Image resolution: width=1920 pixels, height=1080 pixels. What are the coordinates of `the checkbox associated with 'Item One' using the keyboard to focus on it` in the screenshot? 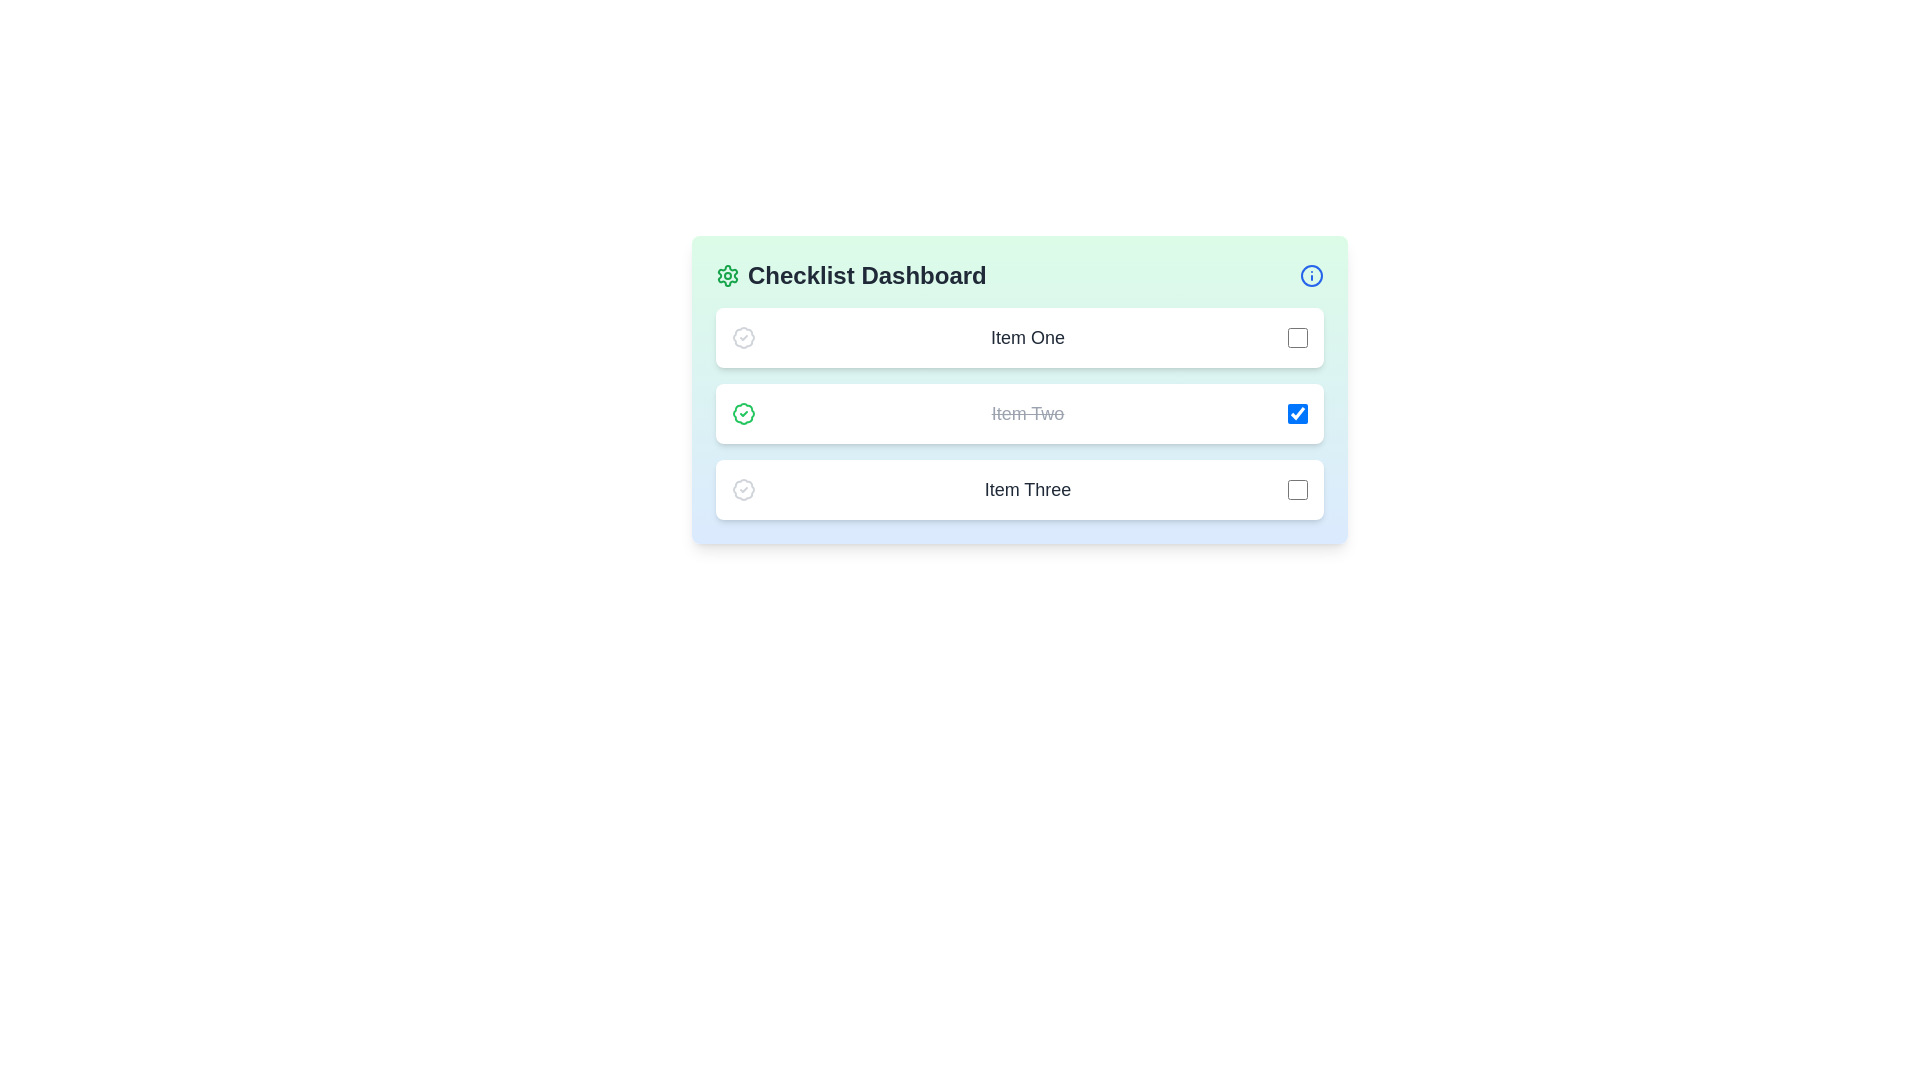 It's located at (1297, 337).